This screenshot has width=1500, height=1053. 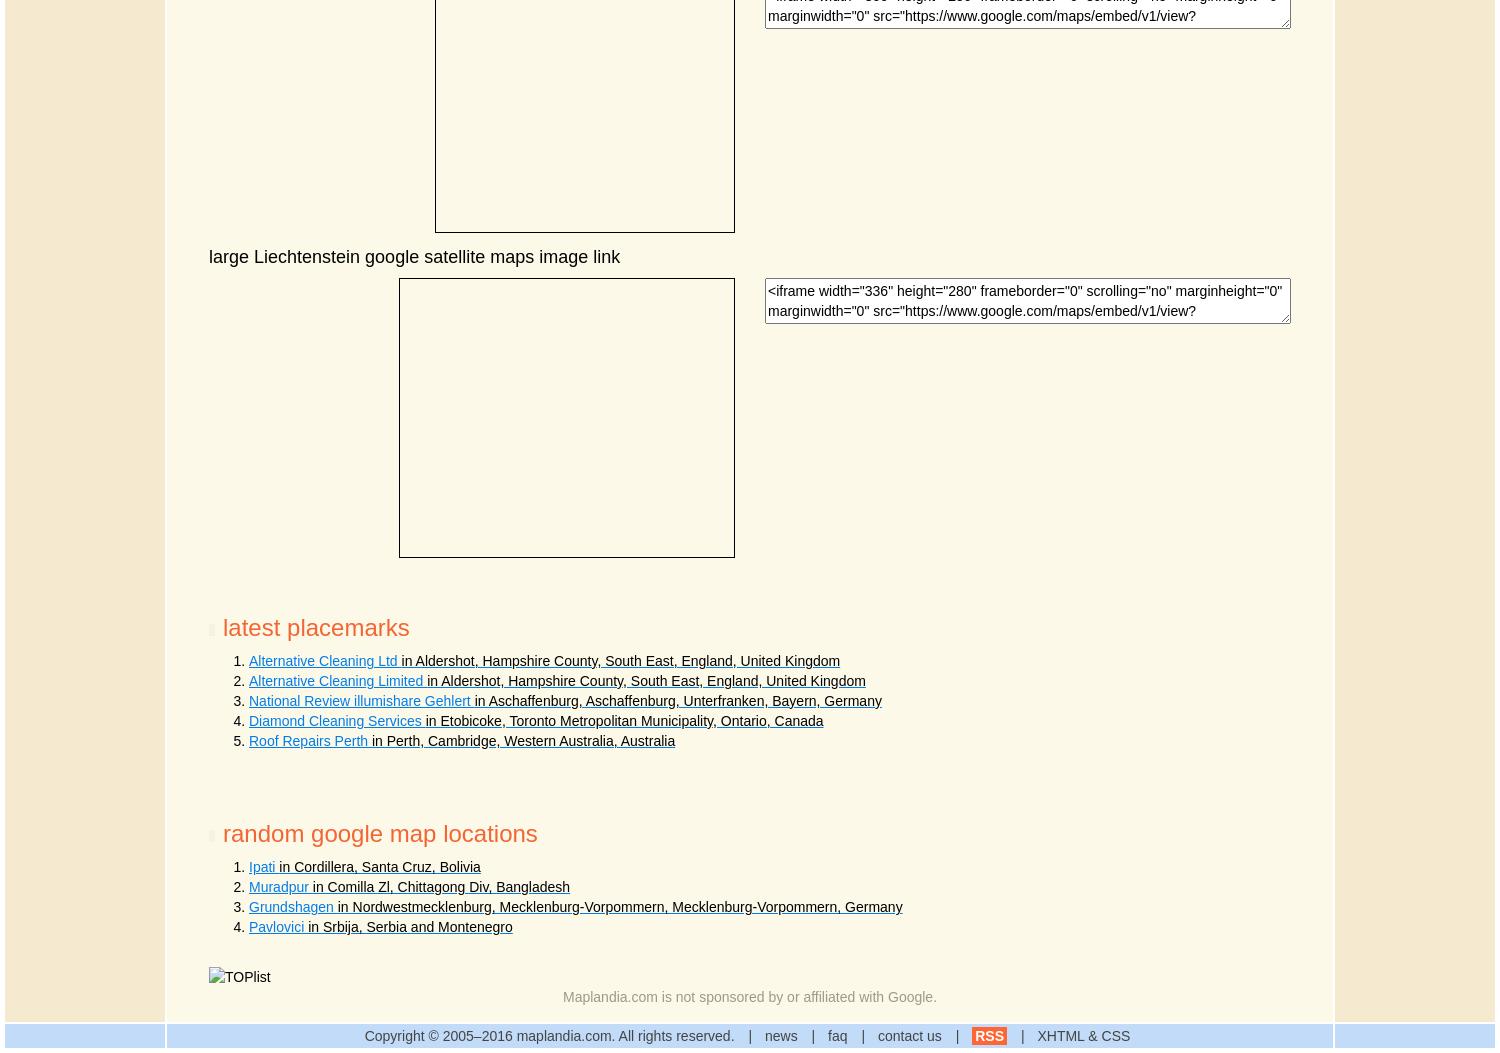 What do you see at coordinates (369, 739) in the screenshot?
I see `'in Perth, Cambridge, Western Australia, Australia'` at bounding box center [369, 739].